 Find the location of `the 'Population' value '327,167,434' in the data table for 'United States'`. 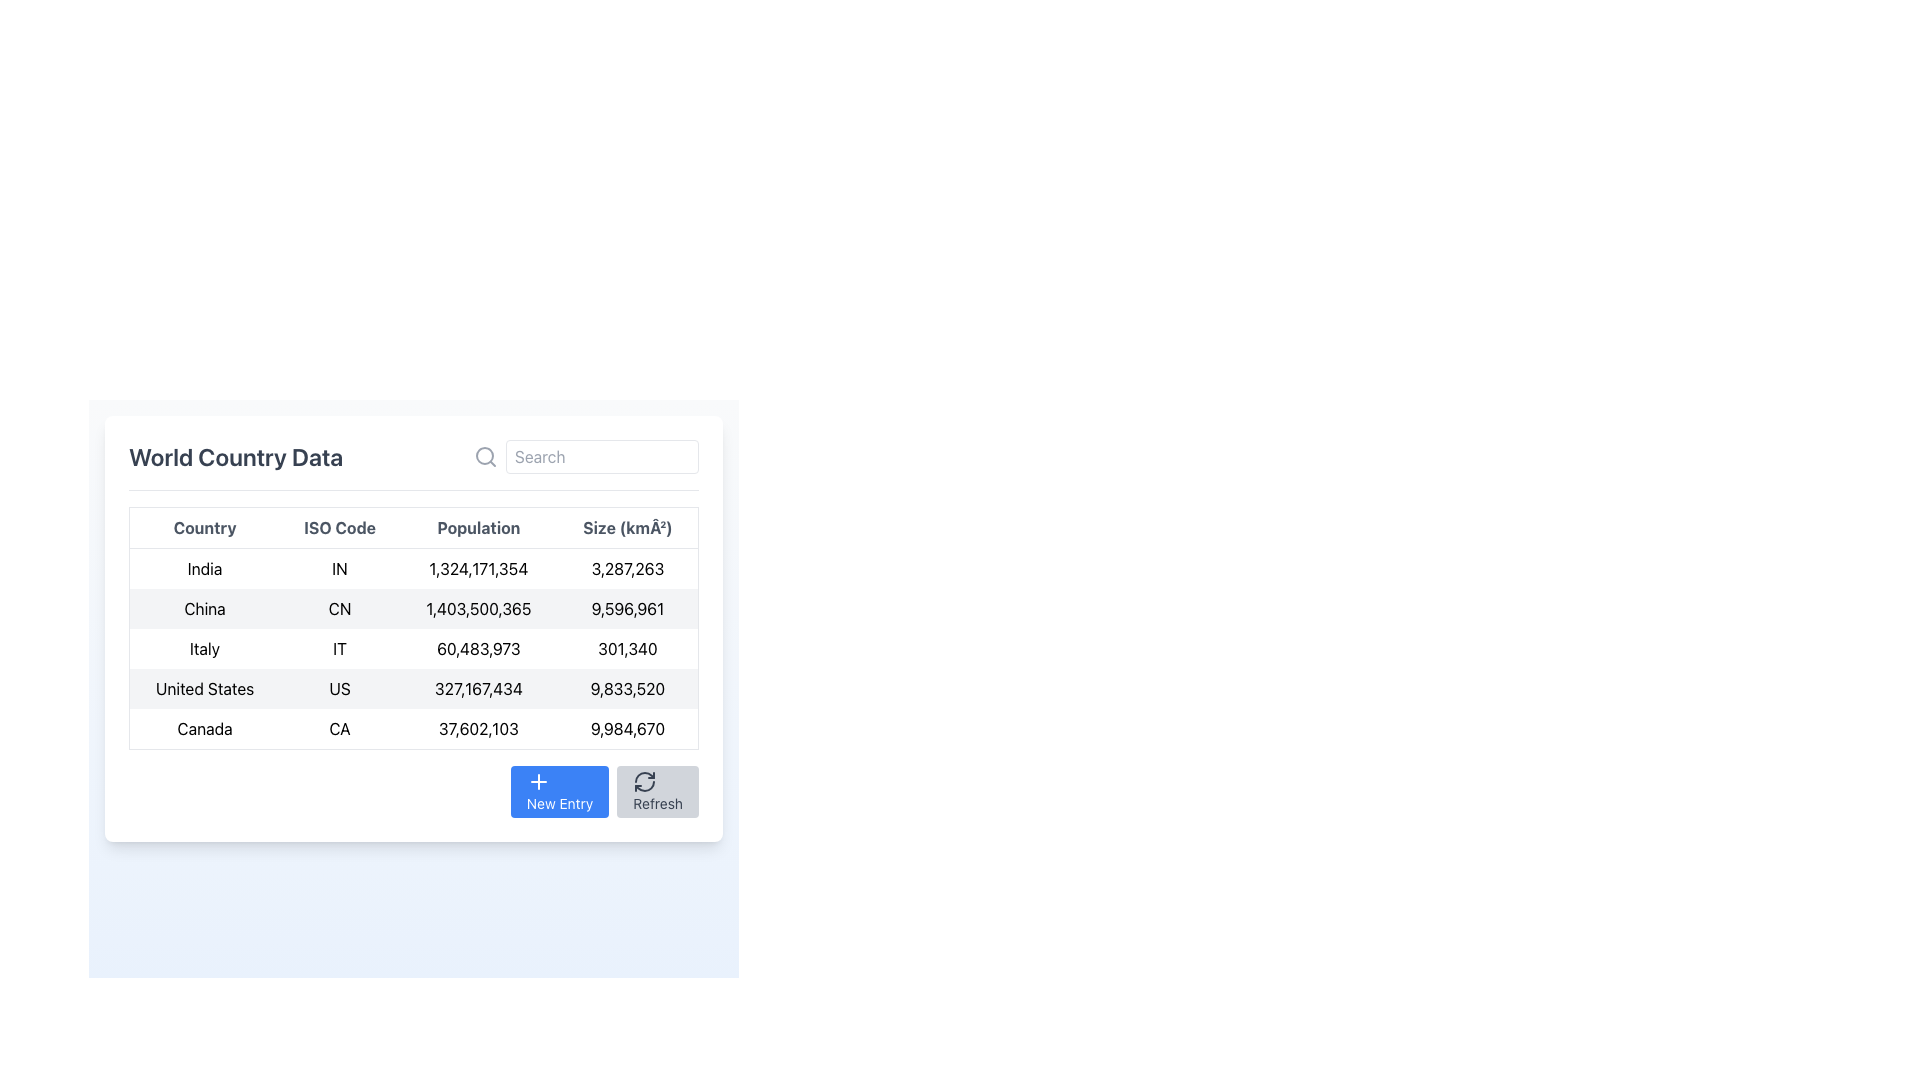

the 'Population' value '327,167,434' in the data table for 'United States' is located at coordinates (477, 688).